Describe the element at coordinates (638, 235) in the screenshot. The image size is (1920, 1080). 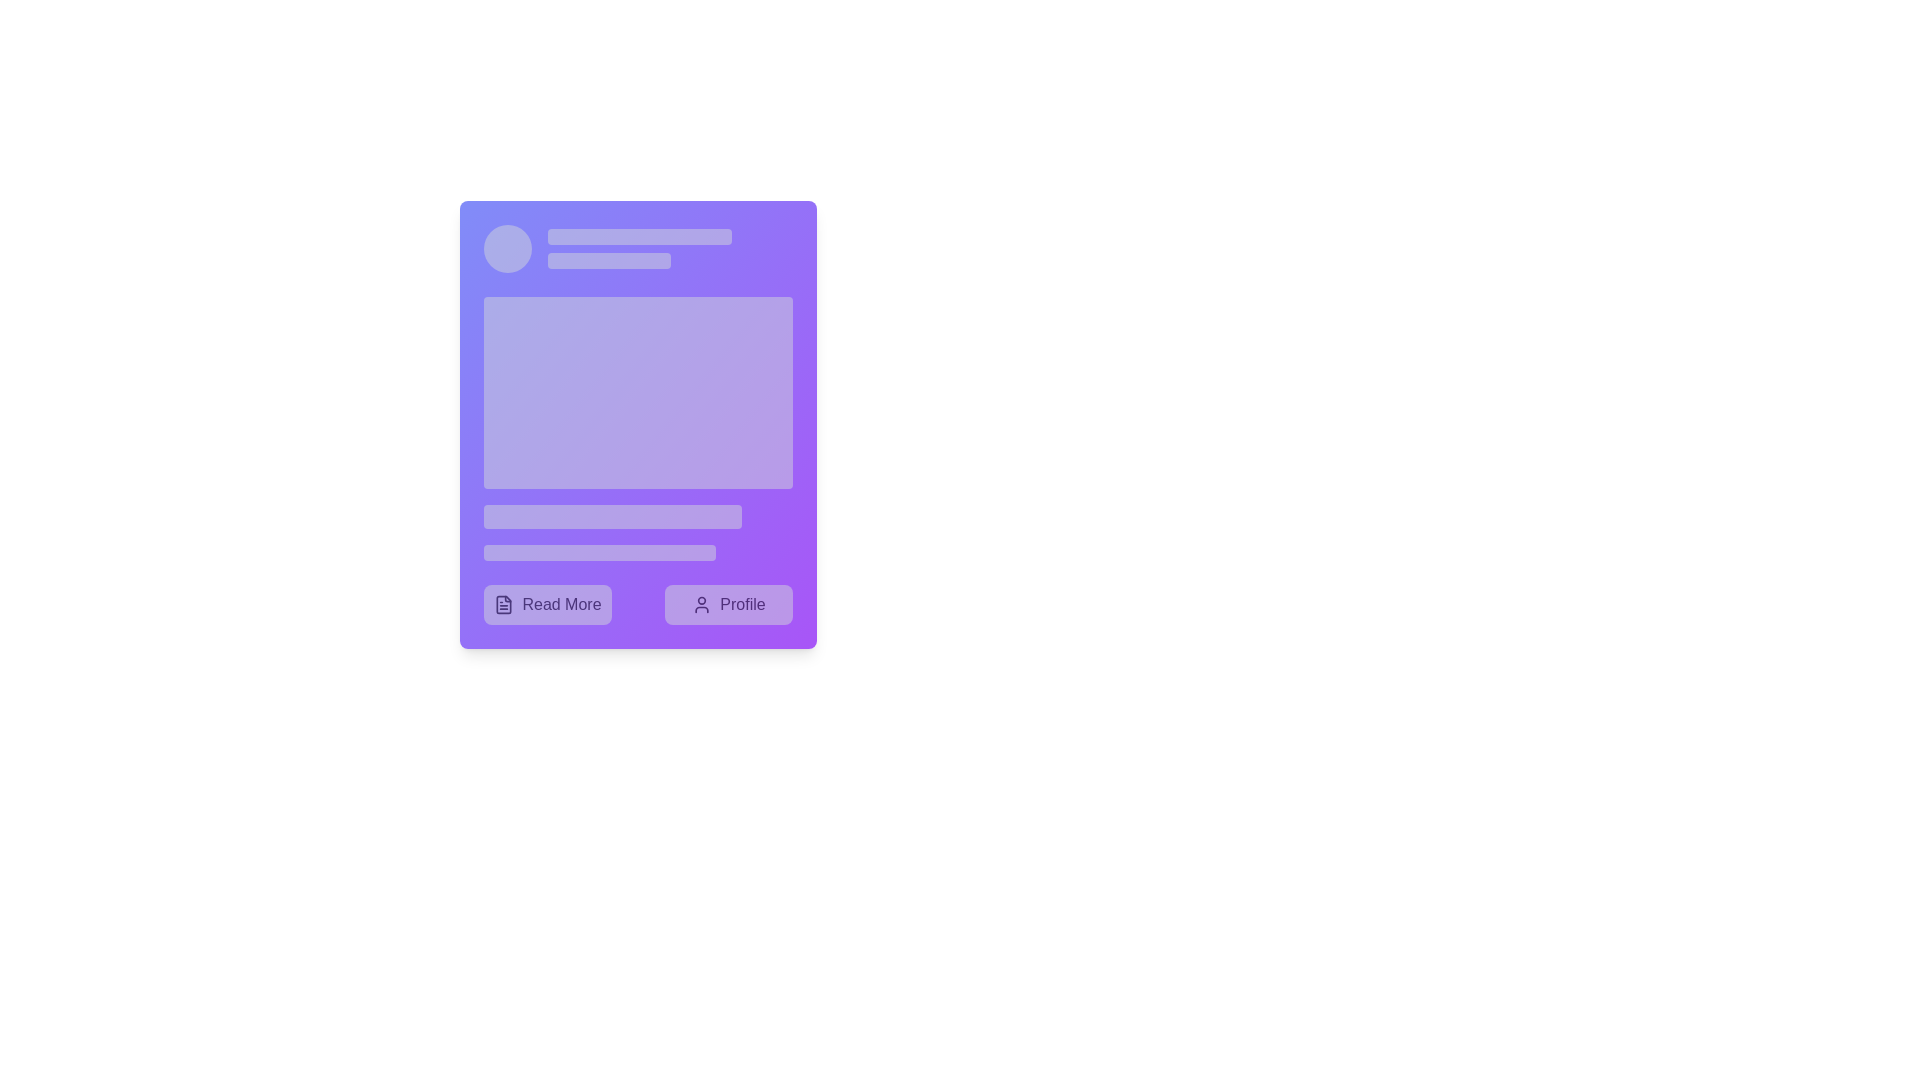
I see `the light gray placeholder bar or progress bar located at the top center of the card layout` at that location.